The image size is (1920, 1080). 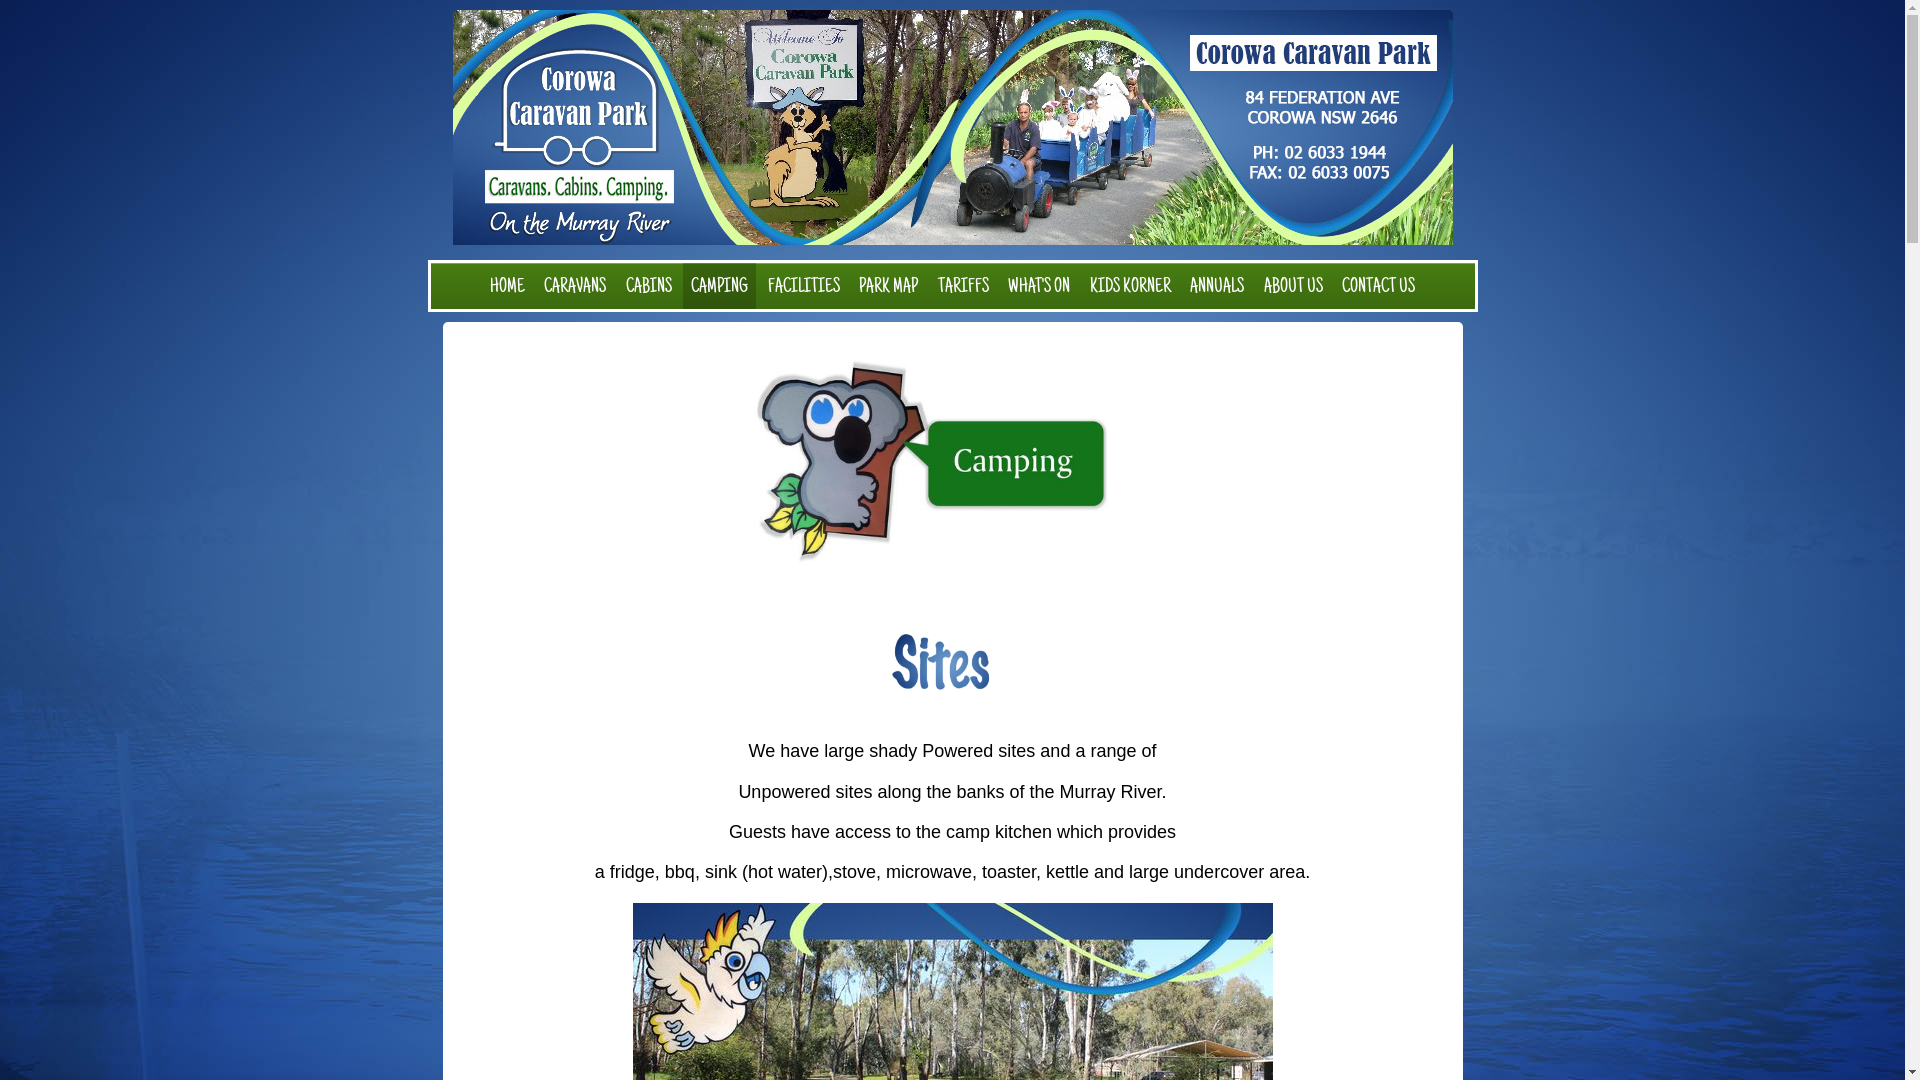 I want to click on 'TARIFFS', so click(x=963, y=286).